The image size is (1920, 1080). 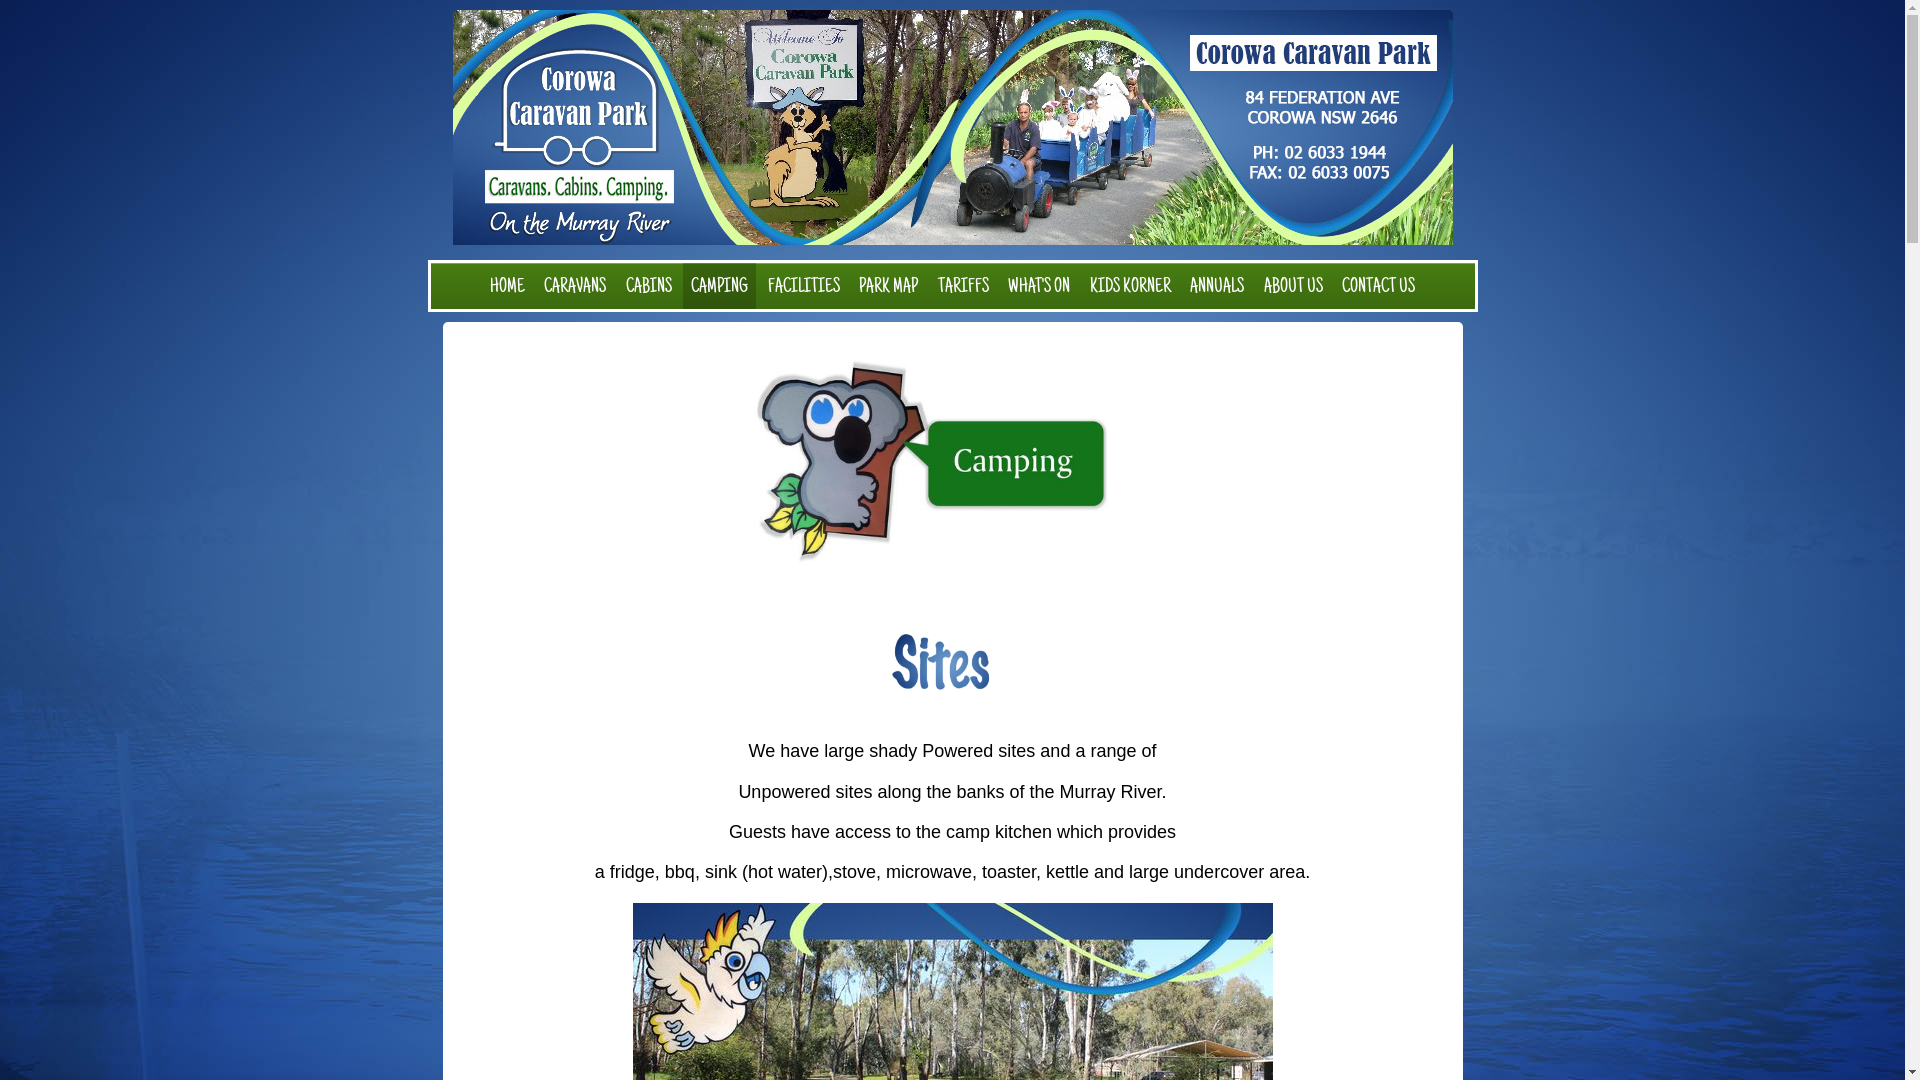 I want to click on 'TARIFFS', so click(x=963, y=286).